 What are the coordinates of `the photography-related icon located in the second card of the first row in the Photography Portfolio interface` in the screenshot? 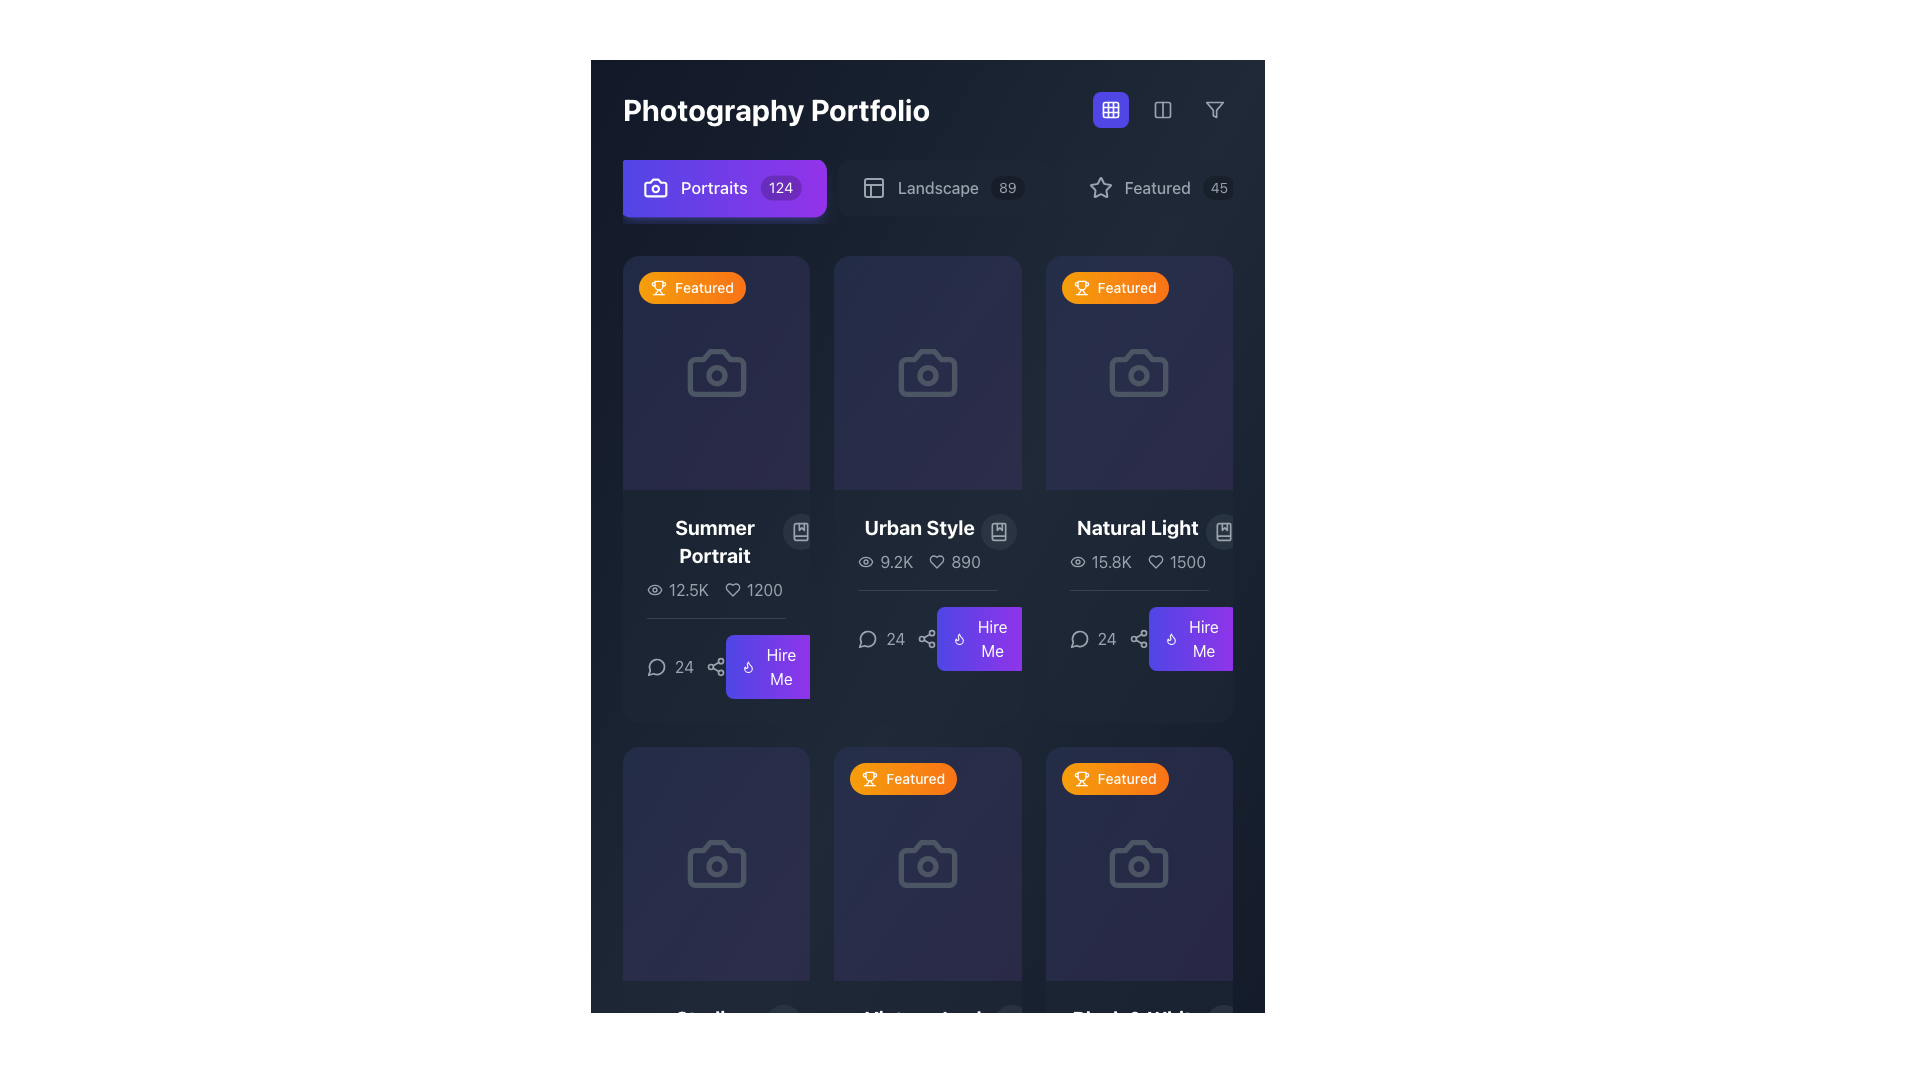 It's located at (926, 373).